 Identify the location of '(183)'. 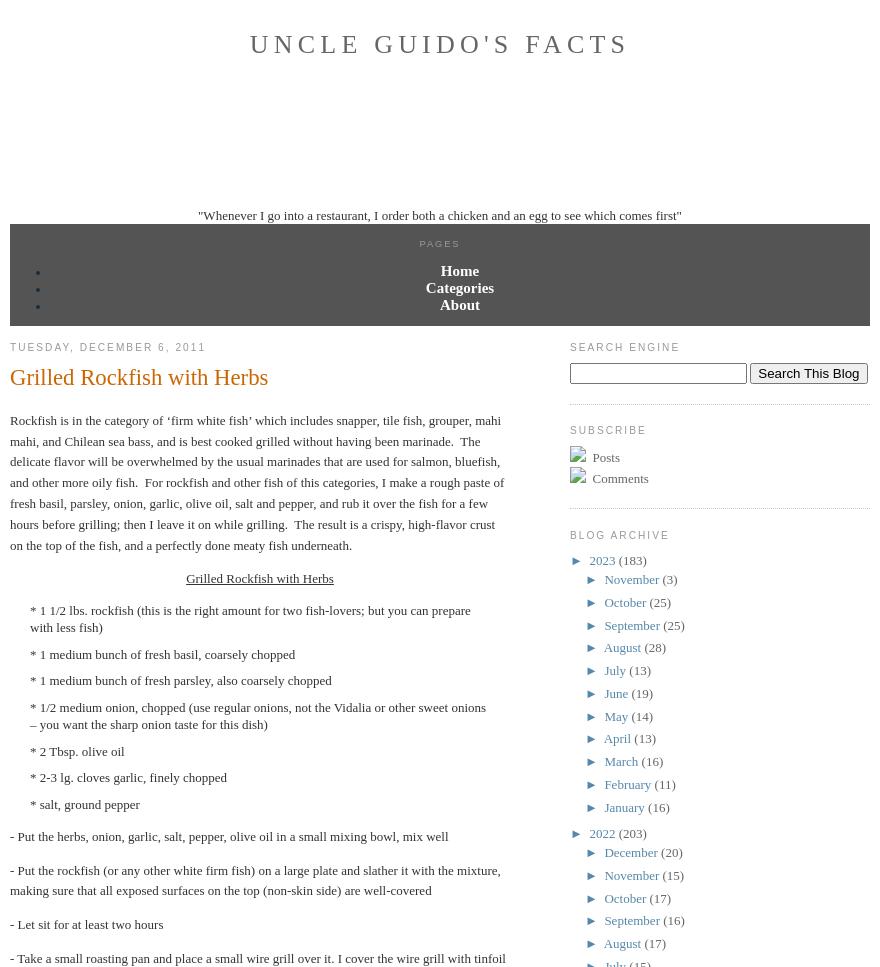
(632, 558).